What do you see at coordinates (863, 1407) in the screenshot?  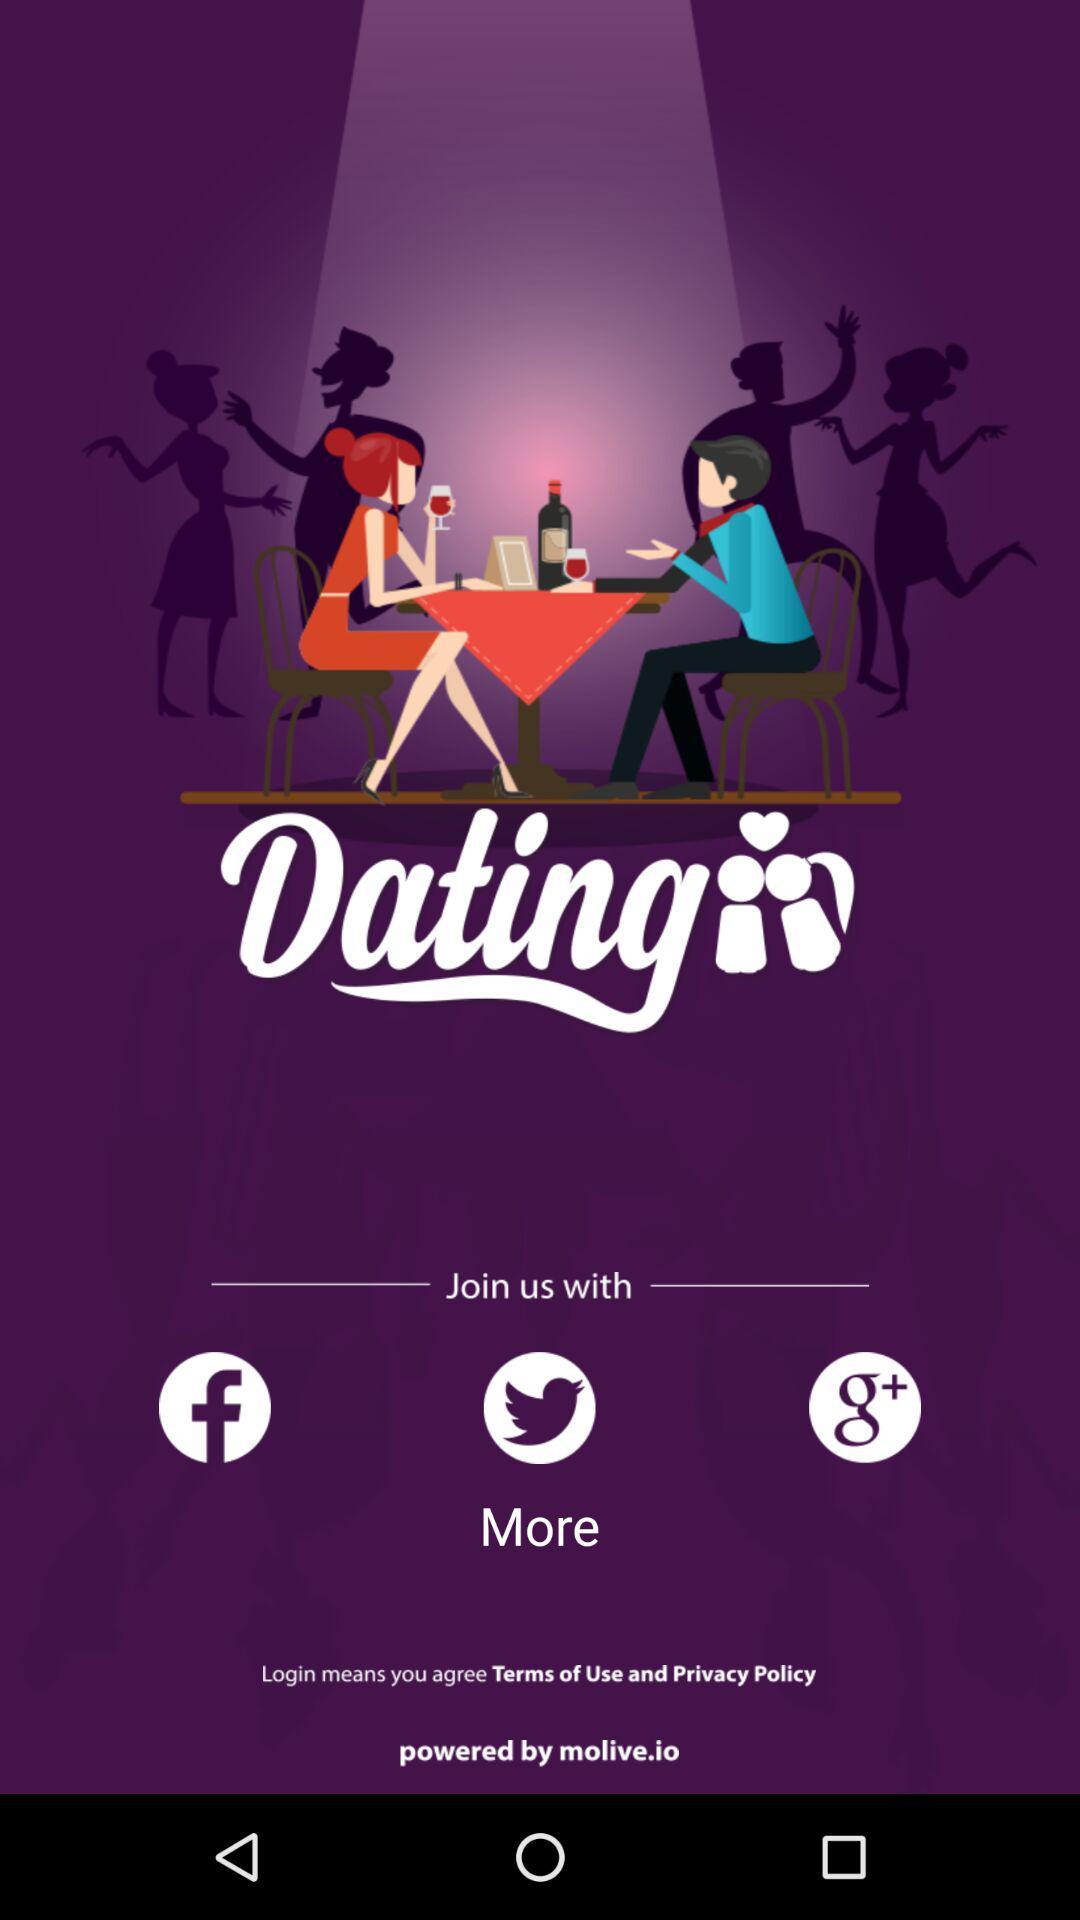 I see `authenticate using google` at bounding box center [863, 1407].